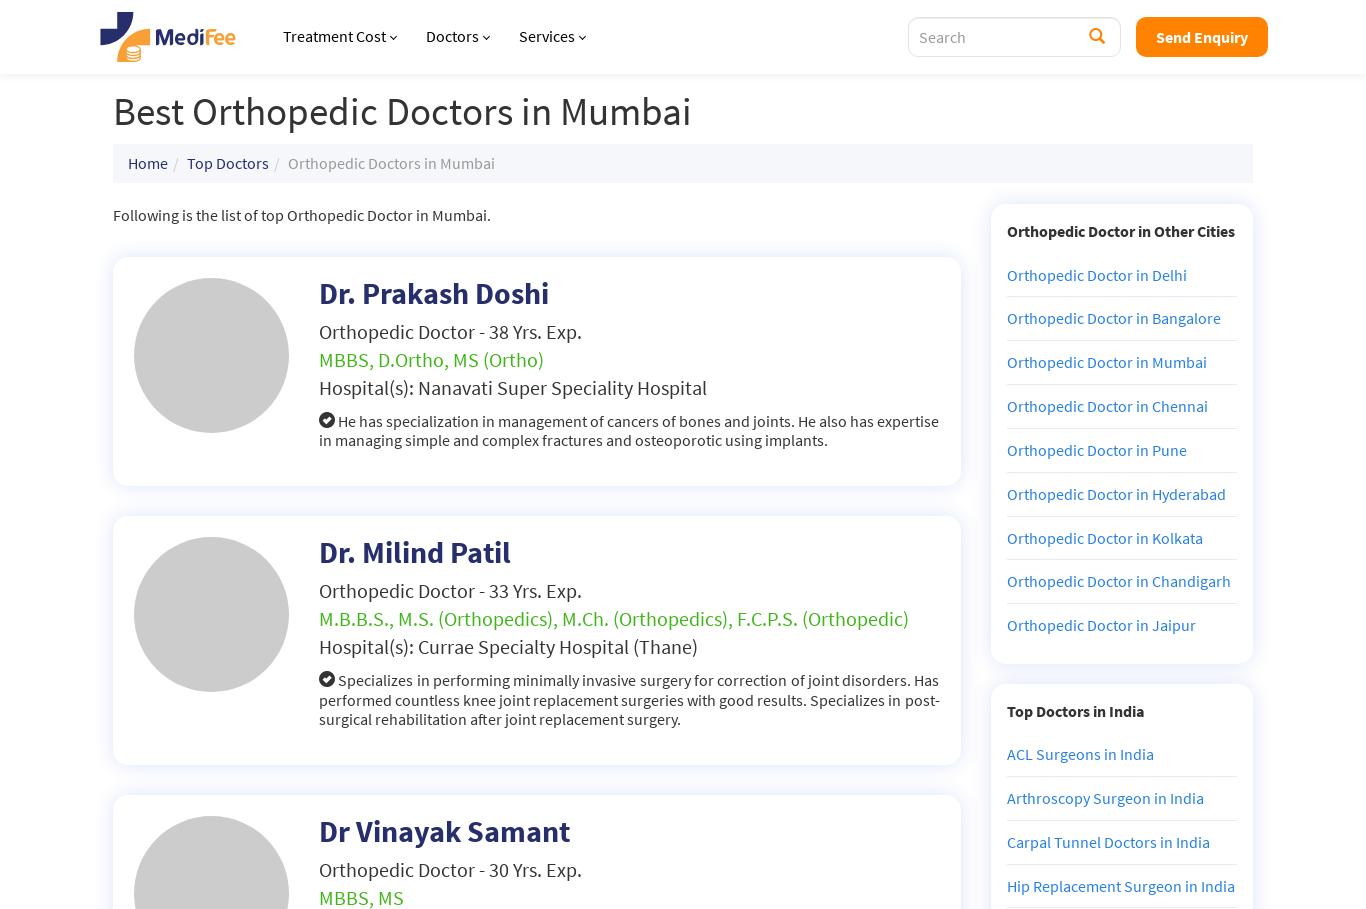 This screenshot has width=1366, height=909. I want to click on 'Orthopedic Doctor - 38 Yrs. Exp.', so click(449, 331).